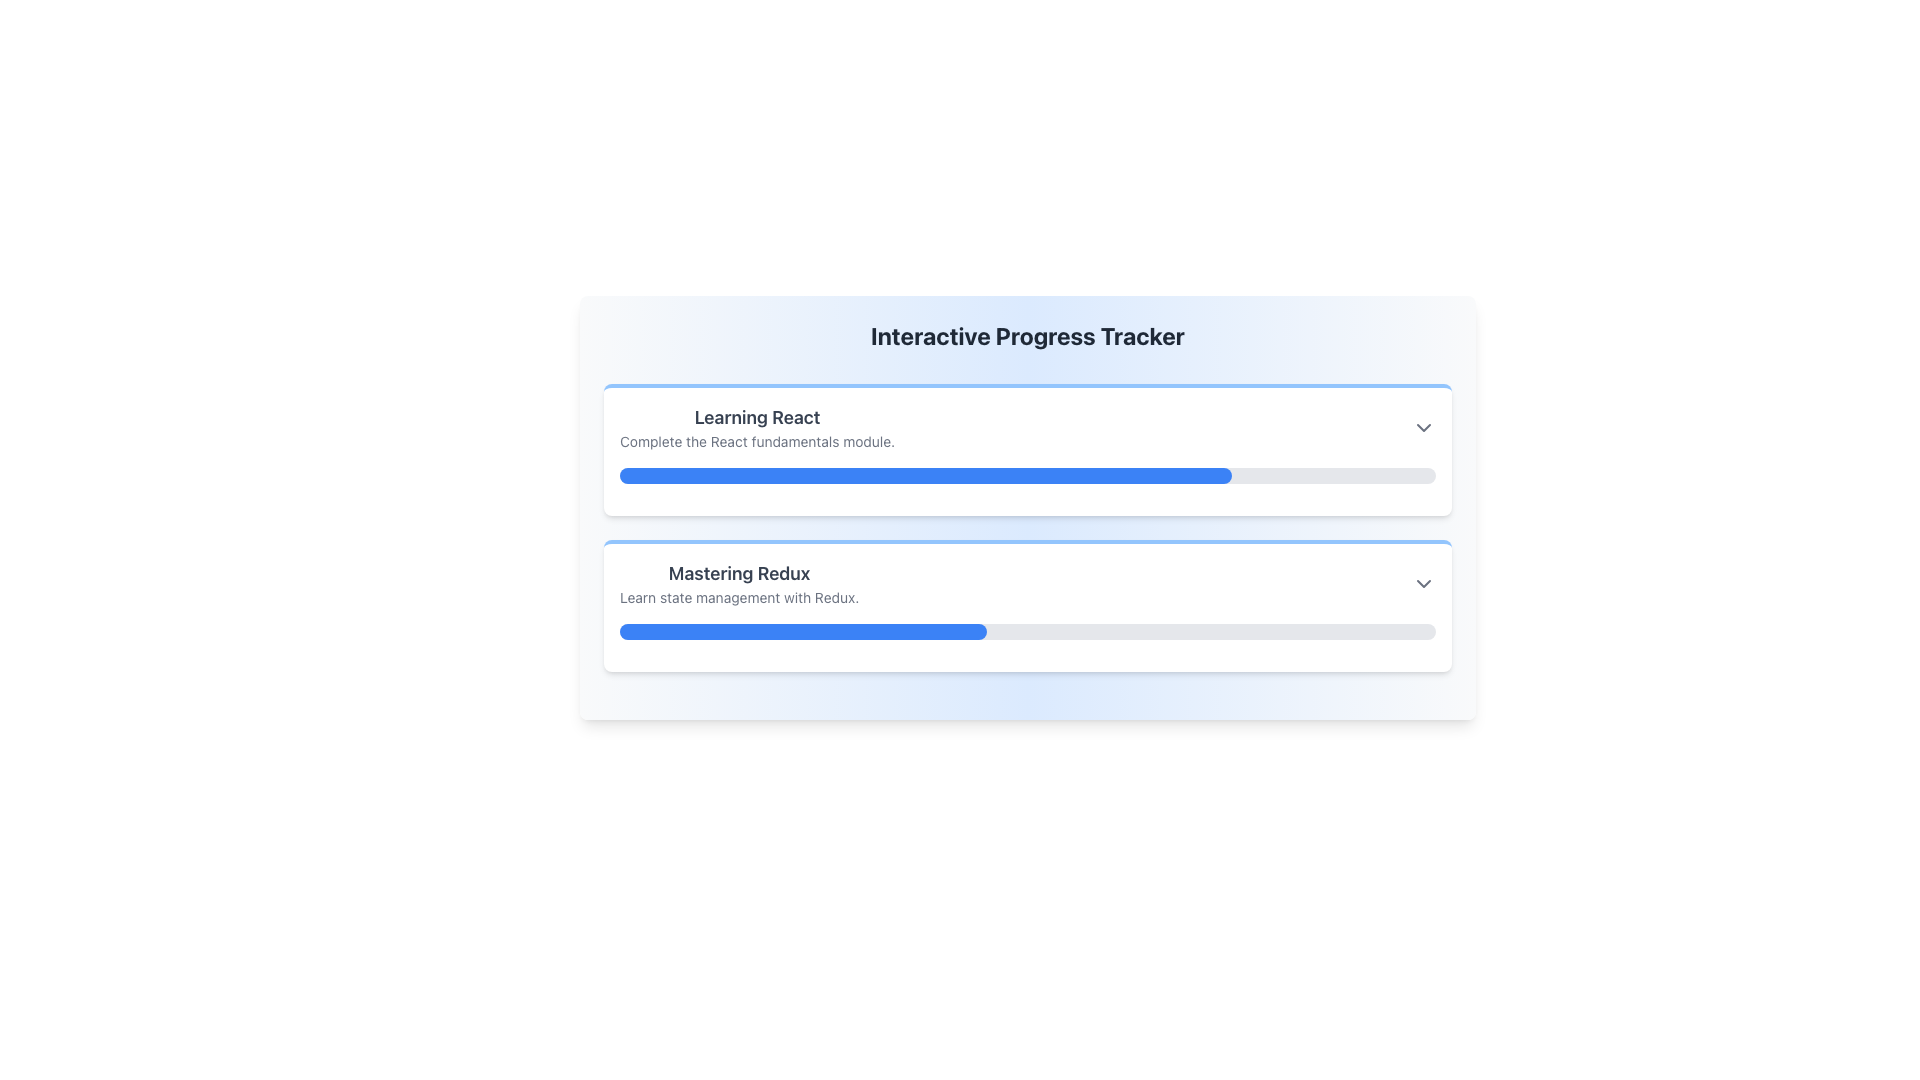 The width and height of the screenshot is (1920, 1080). What do you see at coordinates (738, 596) in the screenshot?
I see `the descriptive text label providing additional context about 'Mastering Redux,' which is positioned below the bold heading` at bounding box center [738, 596].